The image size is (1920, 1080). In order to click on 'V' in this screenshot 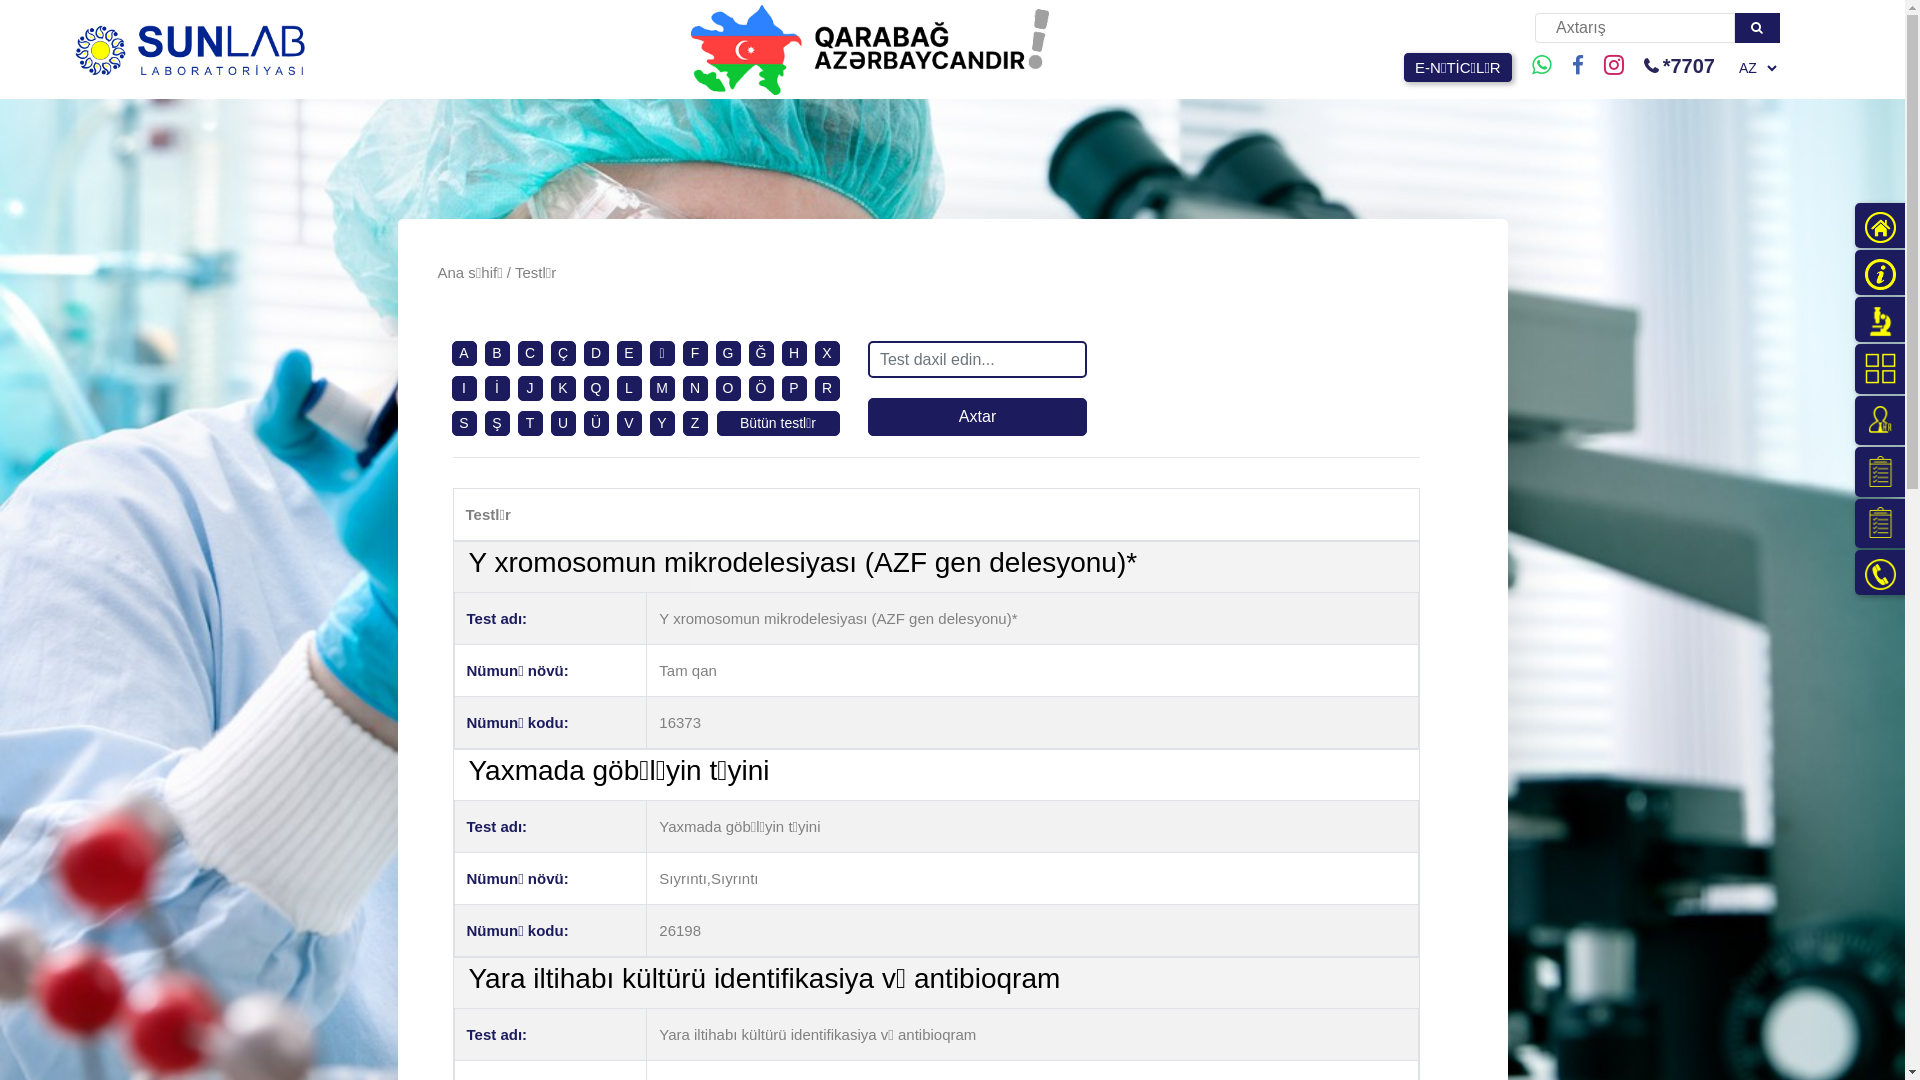, I will do `click(627, 422)`.